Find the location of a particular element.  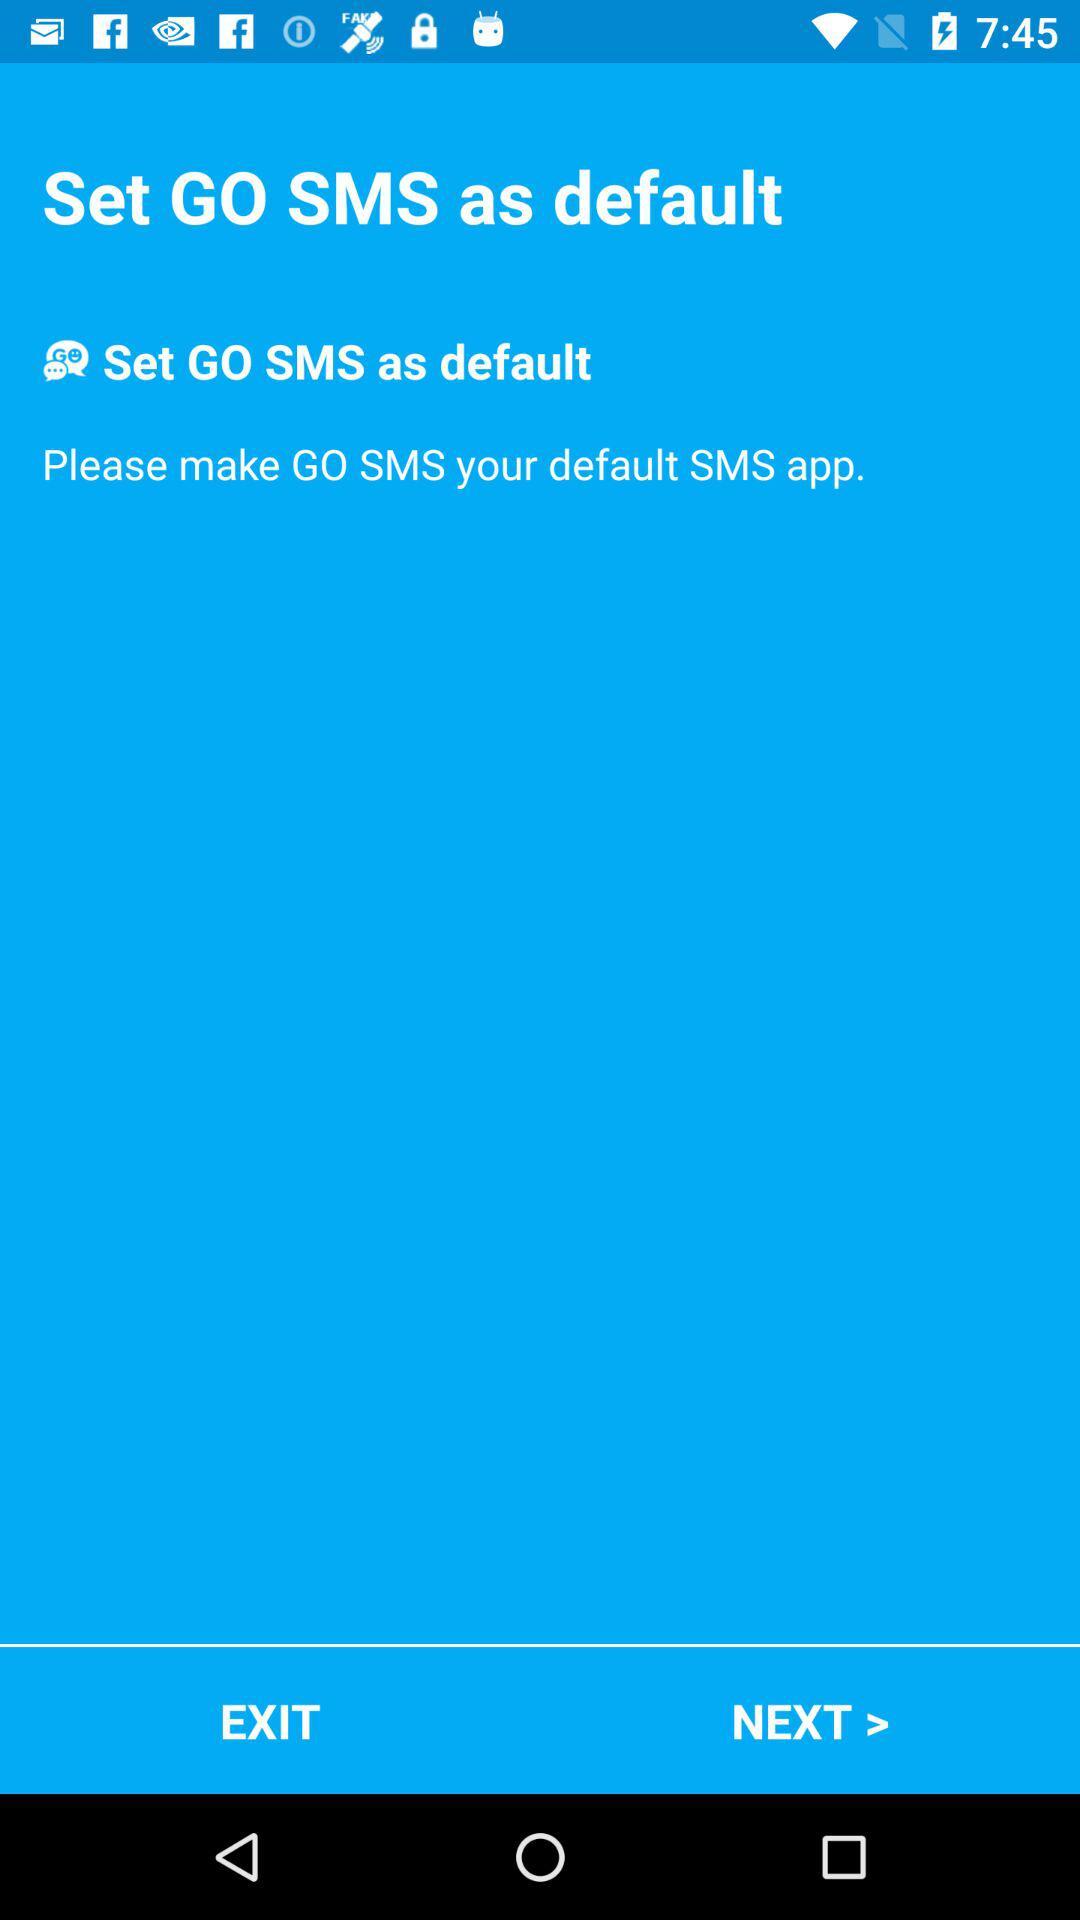

item next to the next > item is located at coordinates (270, 1719).